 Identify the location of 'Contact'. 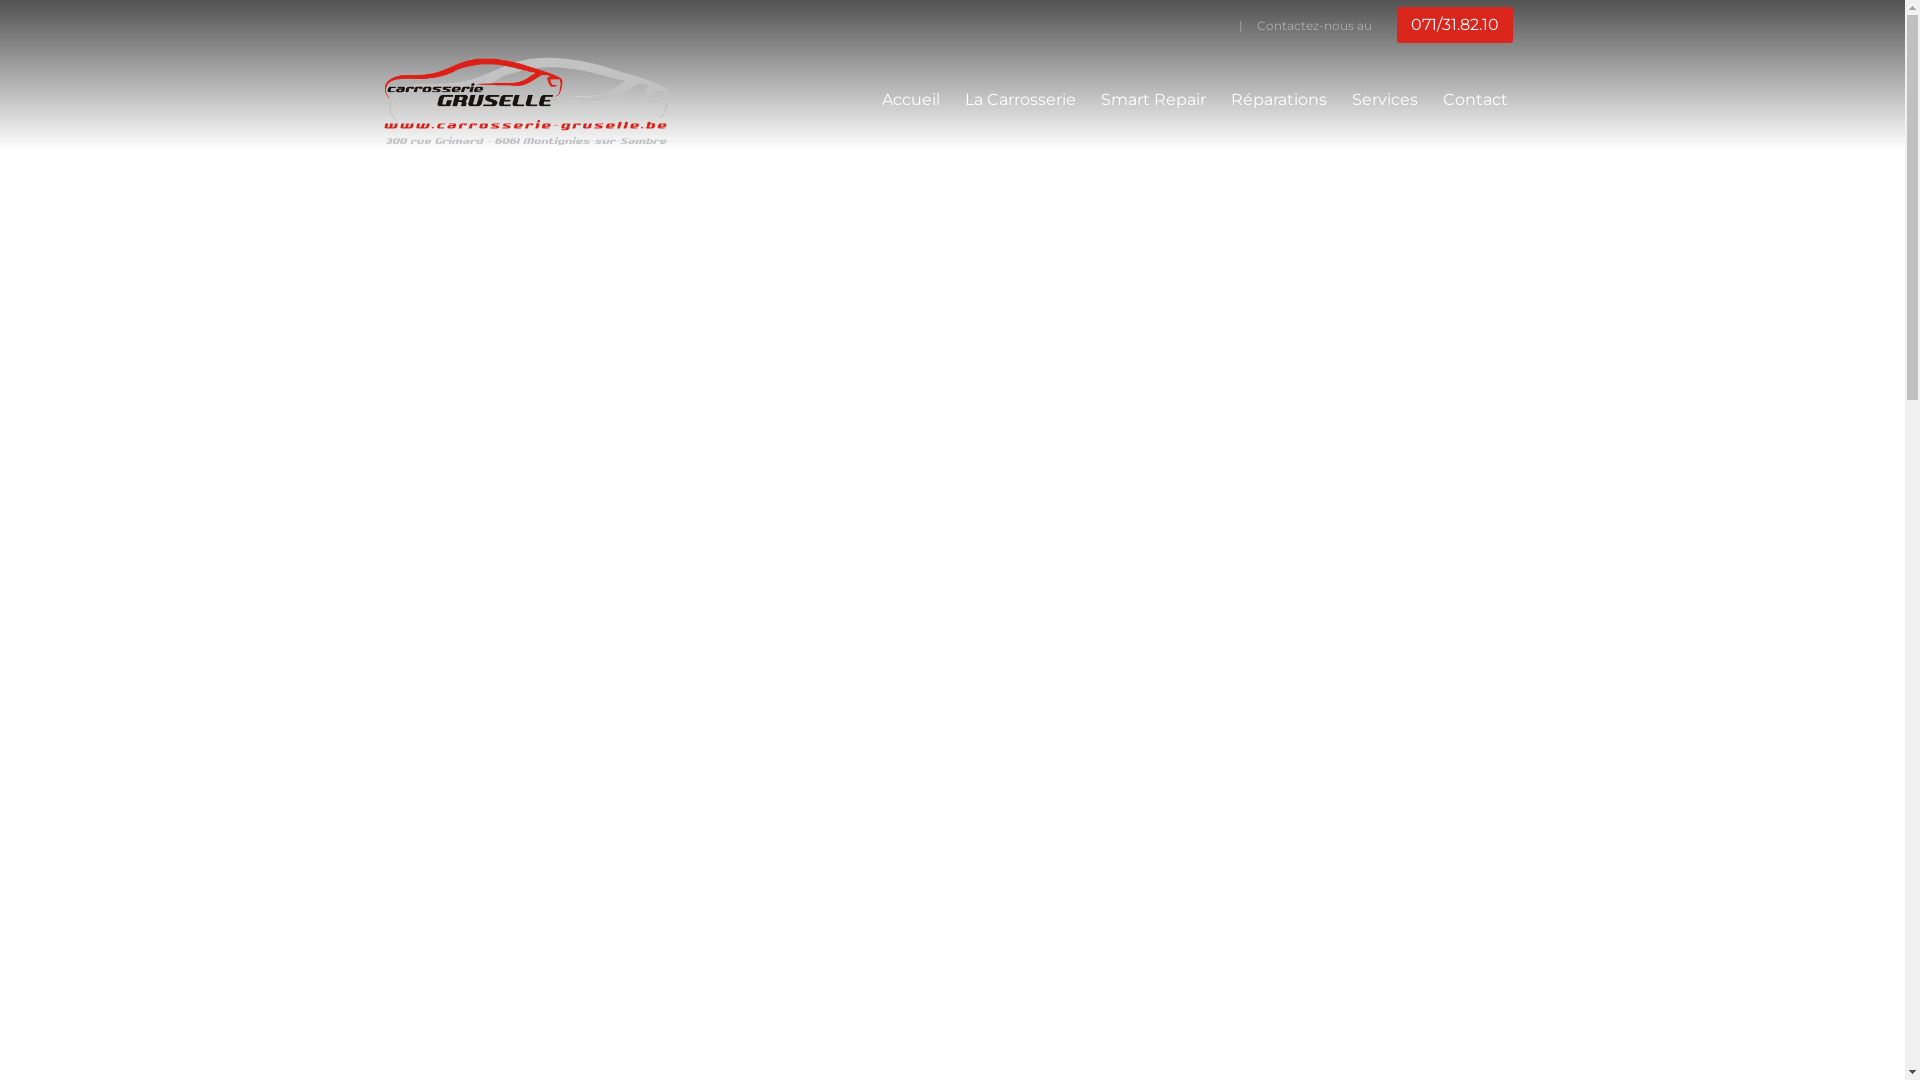
(1474, 100).